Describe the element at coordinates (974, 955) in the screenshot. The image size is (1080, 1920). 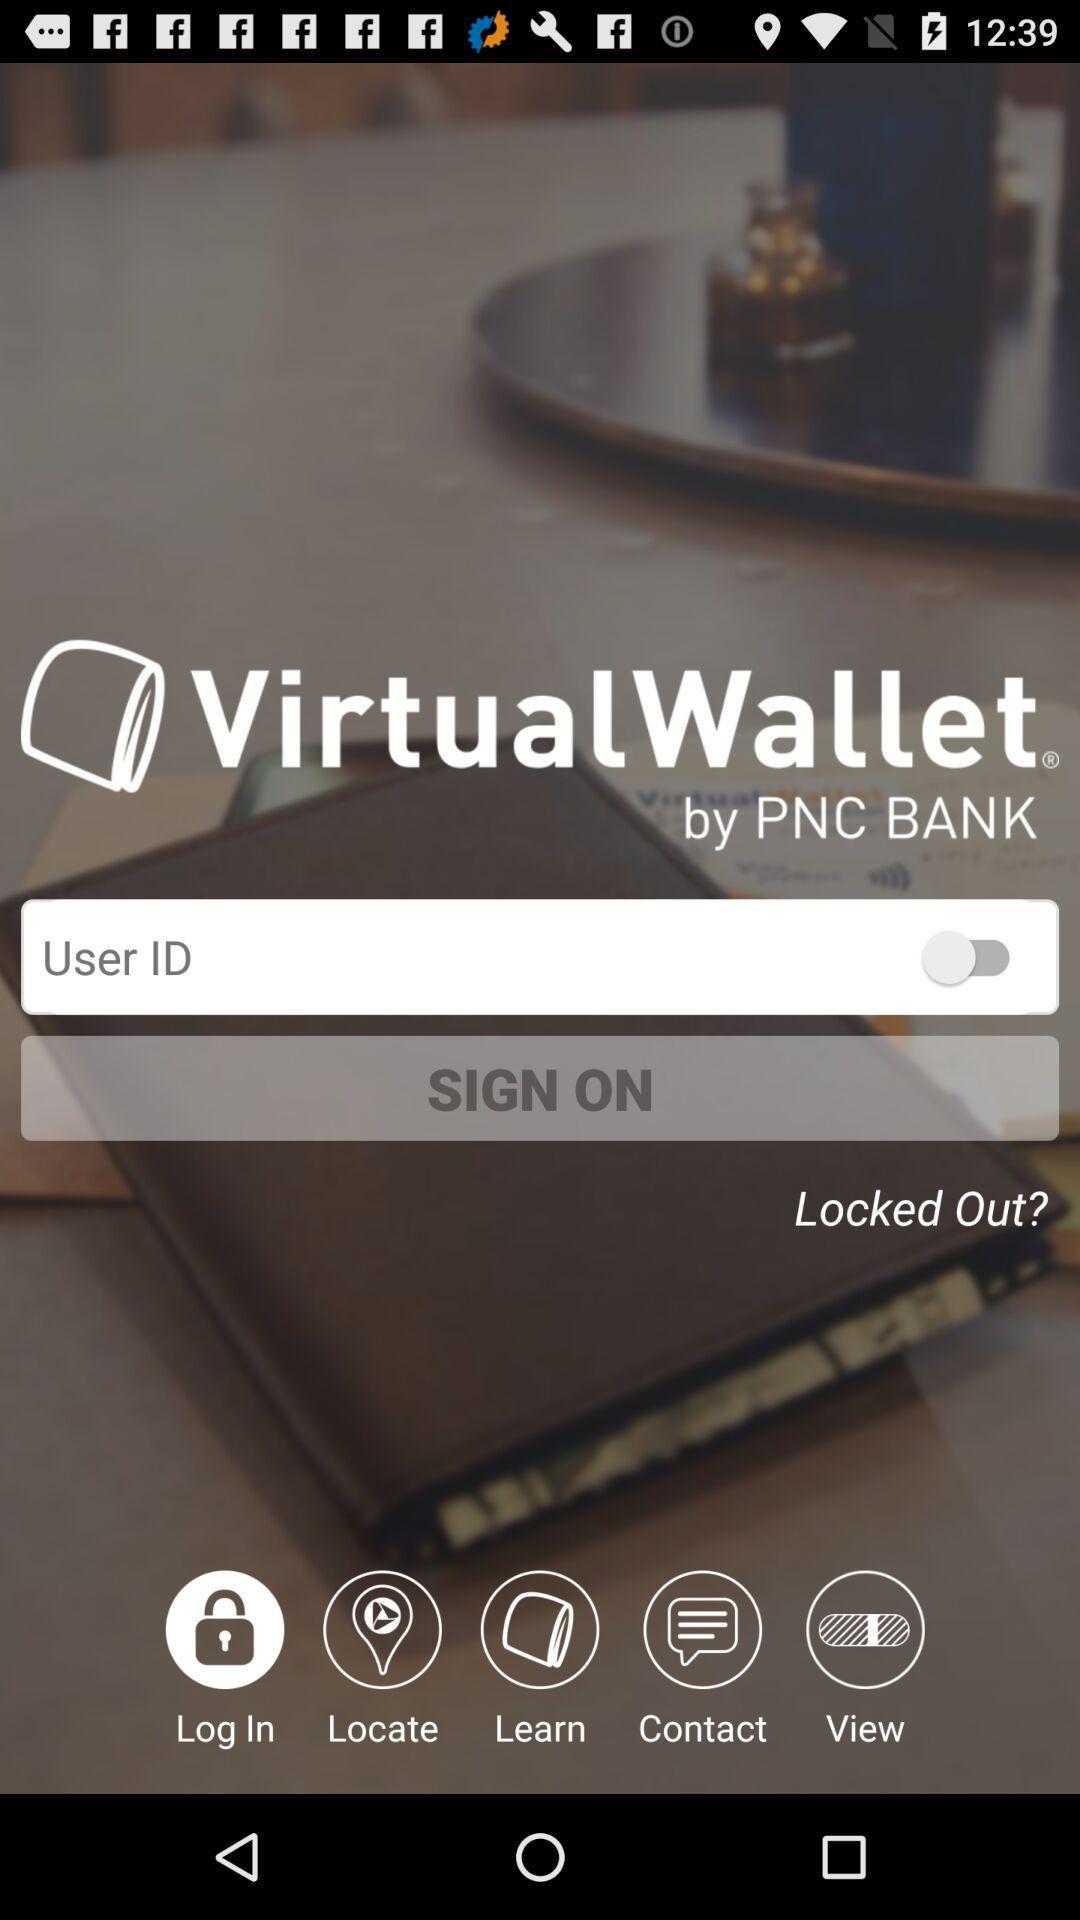
I see `switch to view user id` at that location.